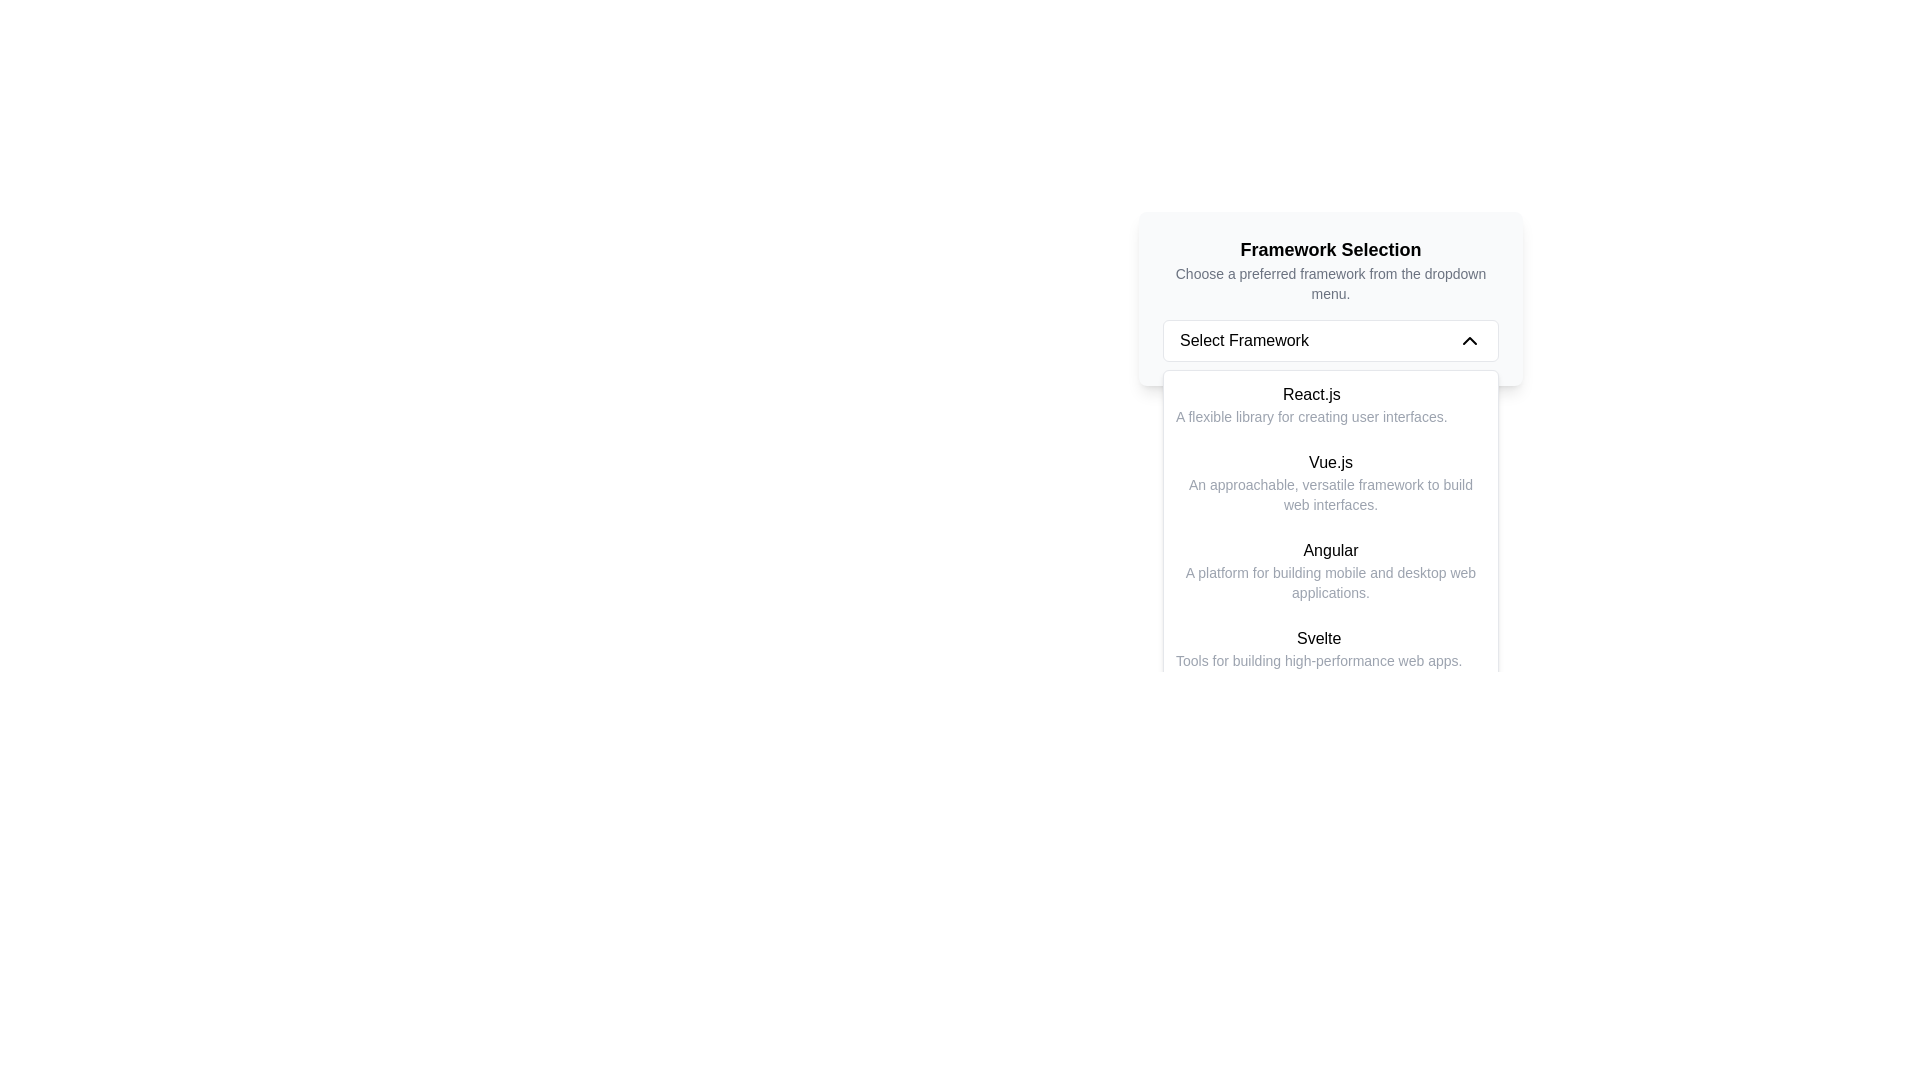 The width and height of the screenshot is (1920, 1080). Describe the element at coordinates (1330, 648) in the screenshot. I see `the fourth option in the 'Select Framework' dropdown menu` at that location.